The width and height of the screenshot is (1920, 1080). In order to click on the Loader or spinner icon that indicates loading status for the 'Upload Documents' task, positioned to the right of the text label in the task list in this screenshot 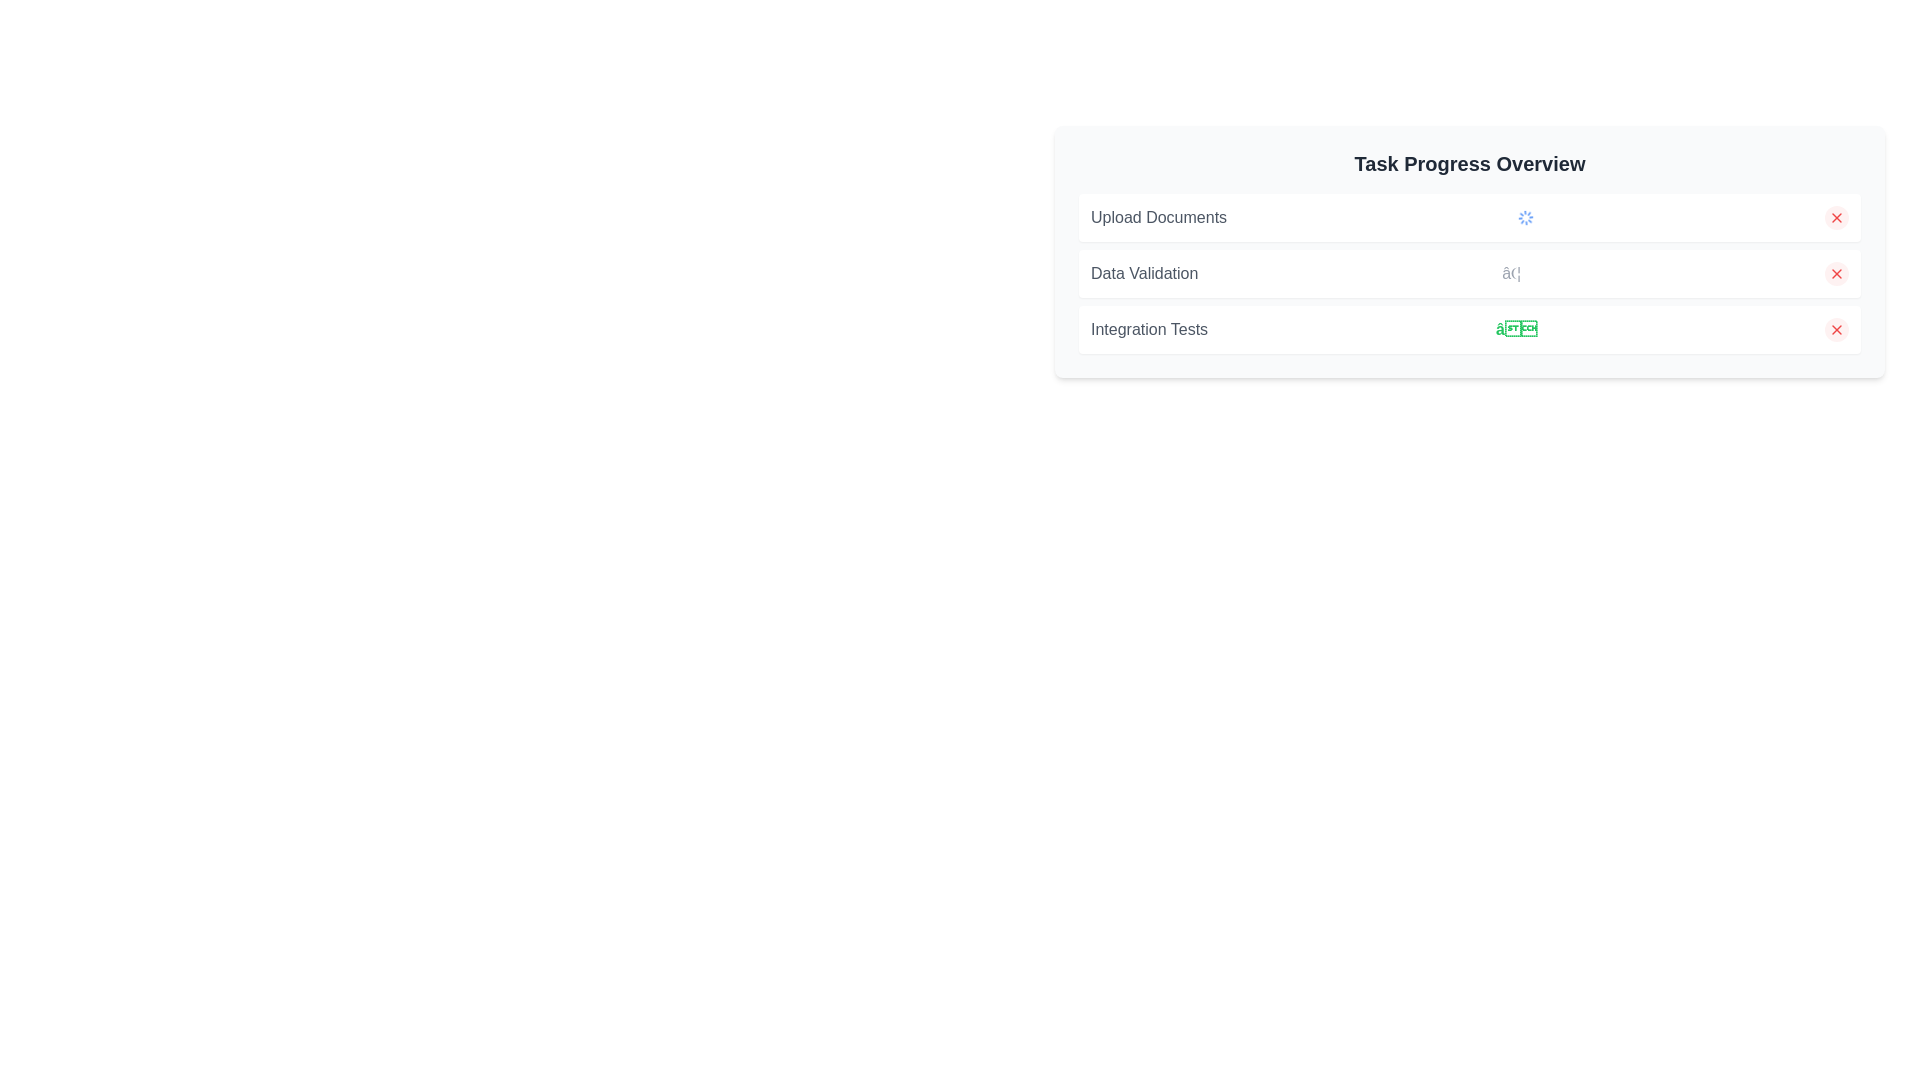, I will do `click(1525, 218)`.